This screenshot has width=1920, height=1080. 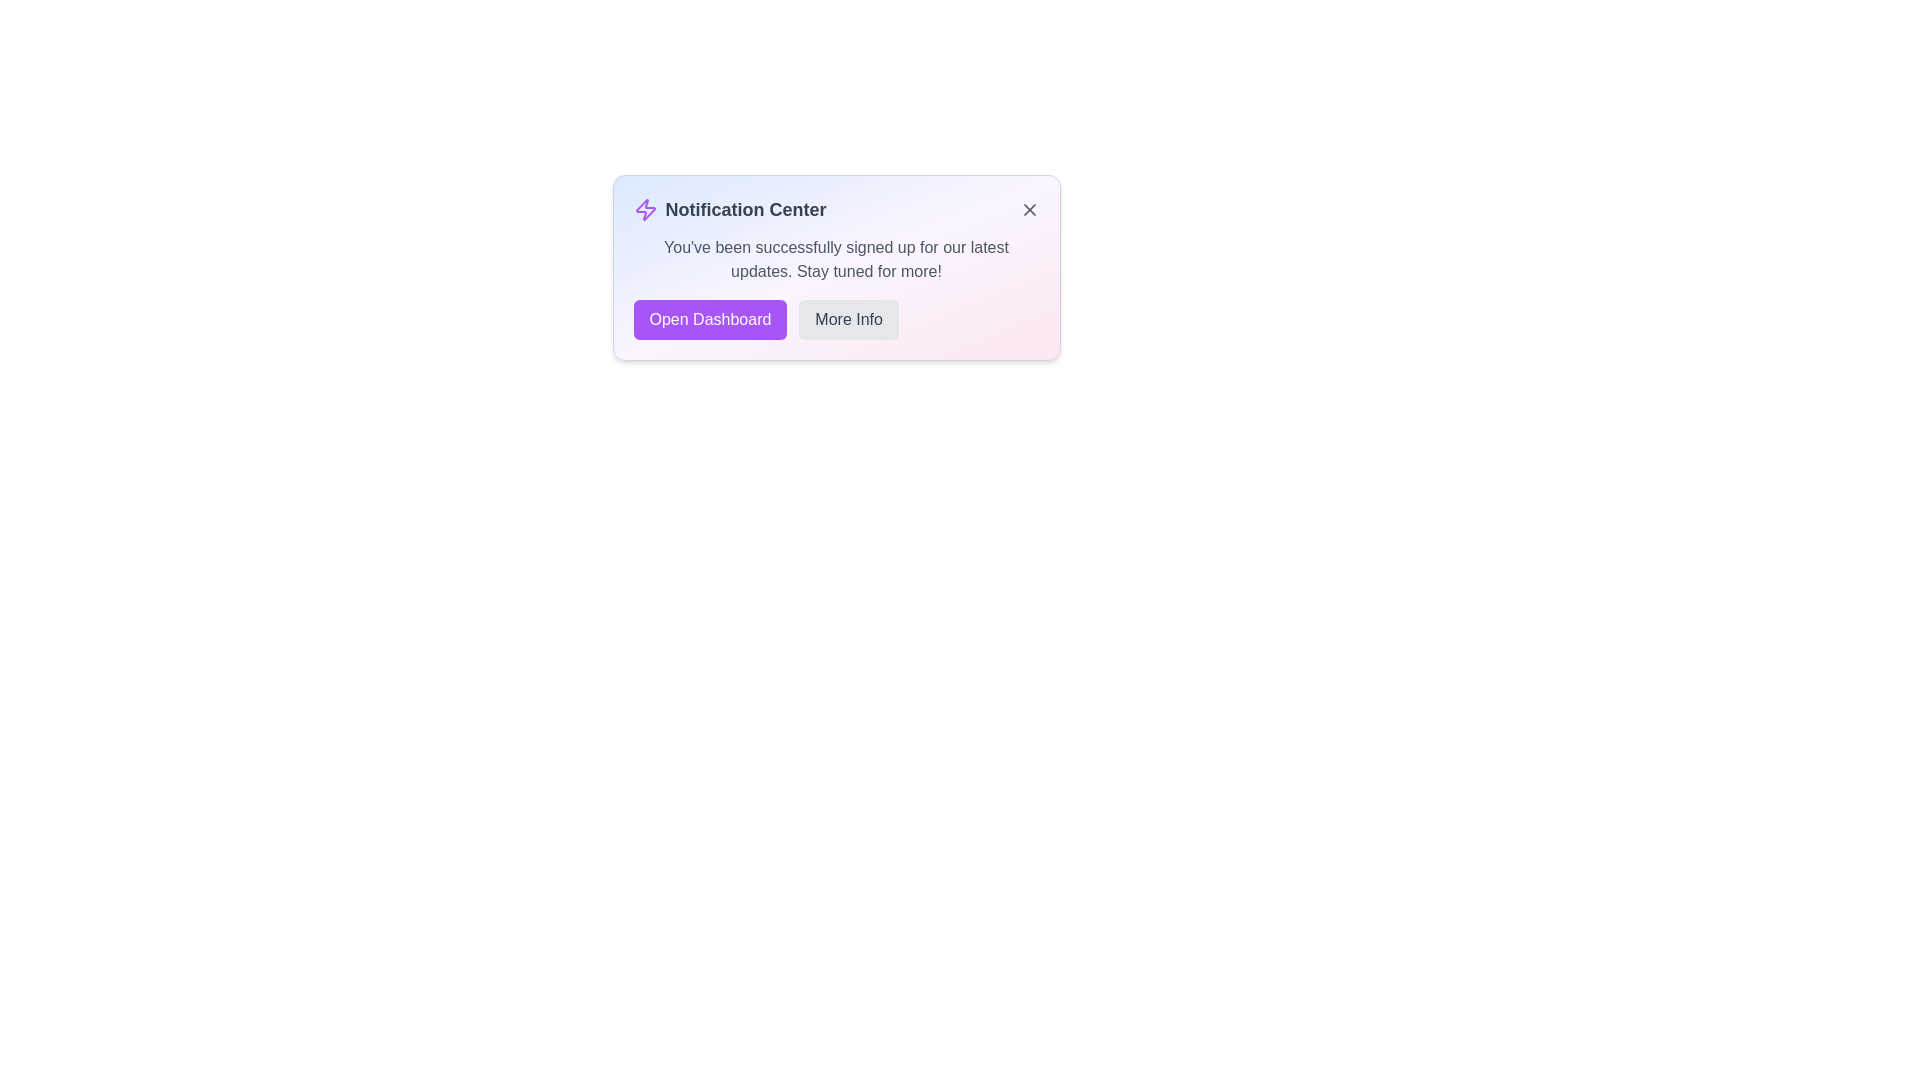 What do you see at coordinates (849, 319) in the screenshot?
I see `the 'More Info' button to request additional information` at bounding box center [849, 319].